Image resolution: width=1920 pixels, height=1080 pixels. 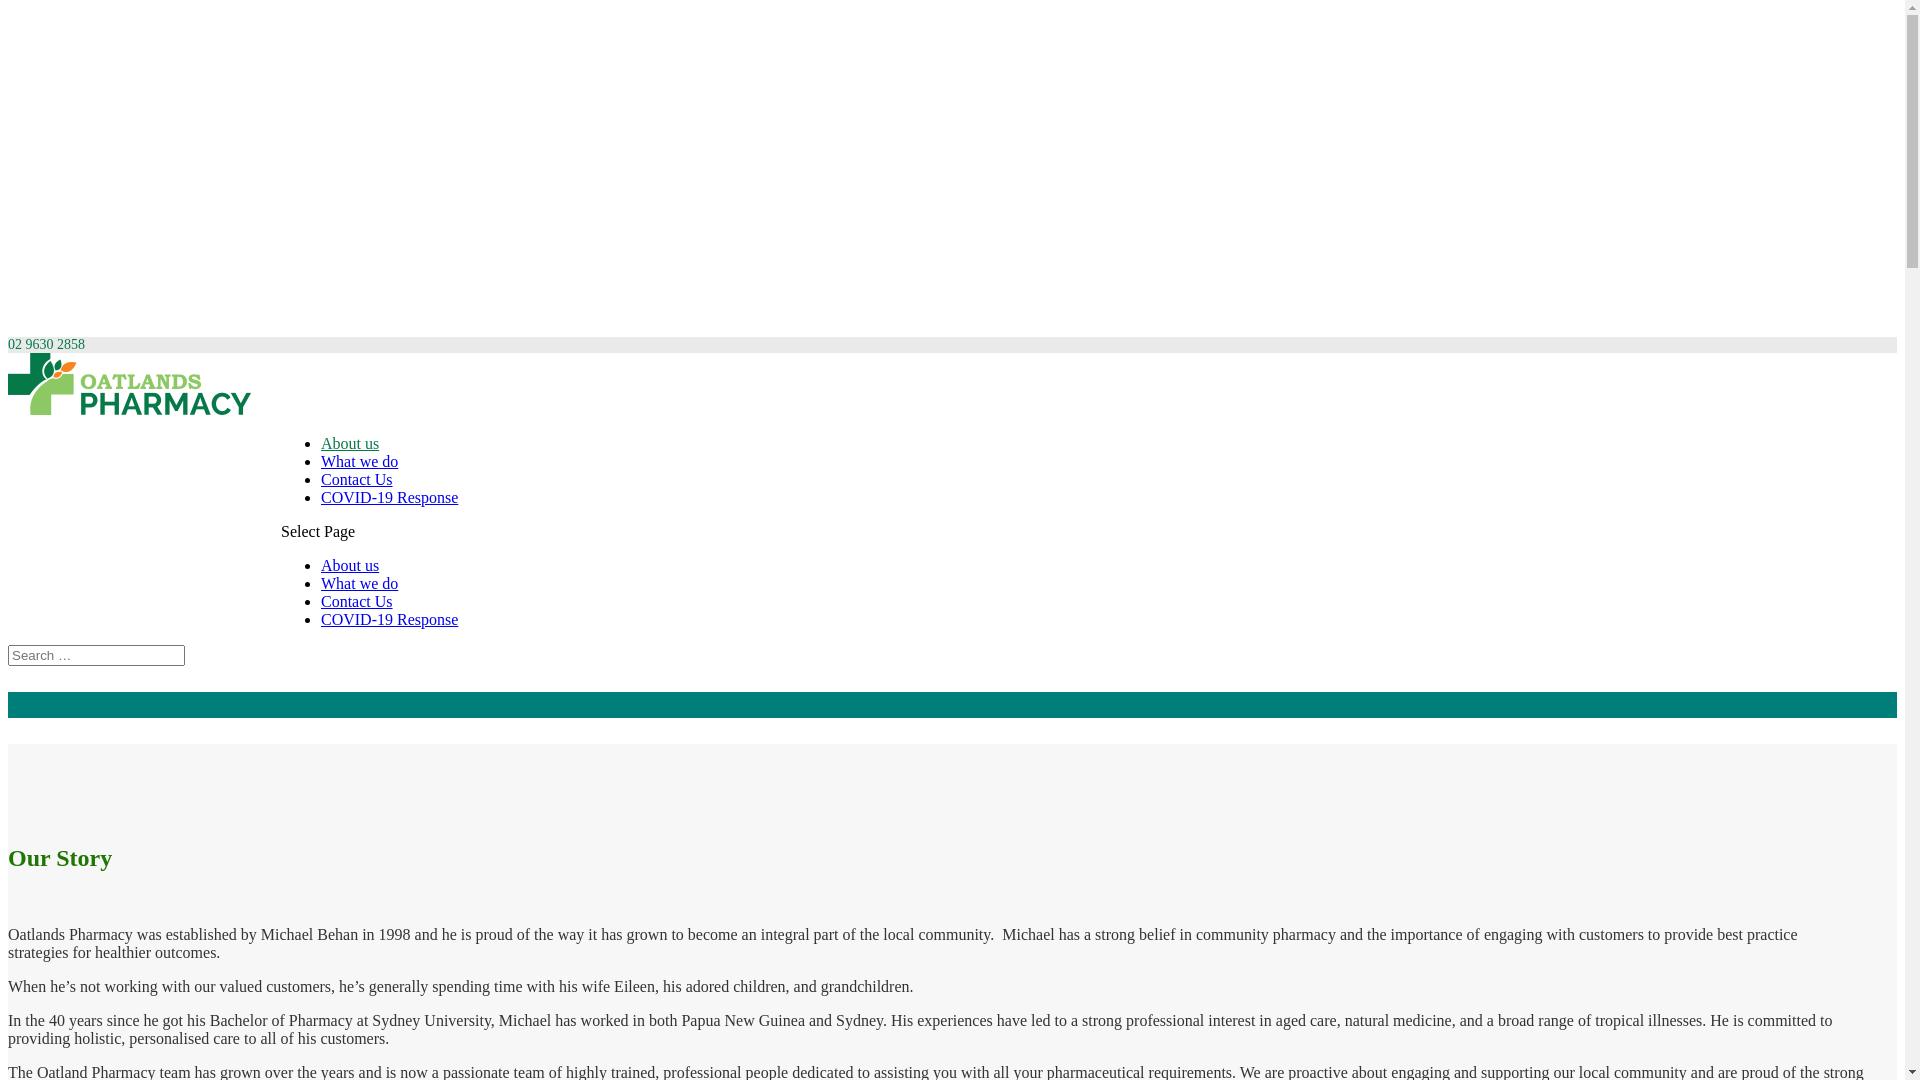 I want to click on 'Contact Us', so click(x=356, y=600).